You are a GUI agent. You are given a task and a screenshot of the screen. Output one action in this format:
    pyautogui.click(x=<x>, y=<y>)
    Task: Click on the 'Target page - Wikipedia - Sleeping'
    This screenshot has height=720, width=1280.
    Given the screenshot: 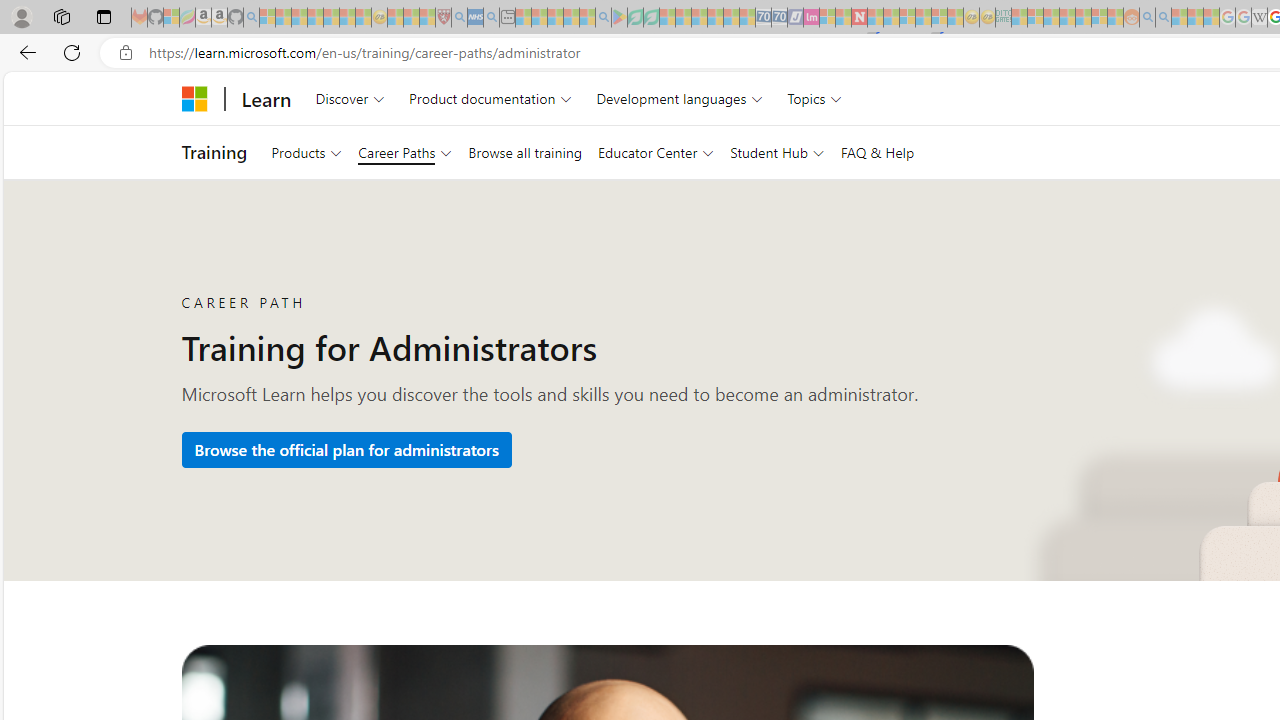 What is the action you would take?
    pyautogui.click(x=1258, y=17)
    